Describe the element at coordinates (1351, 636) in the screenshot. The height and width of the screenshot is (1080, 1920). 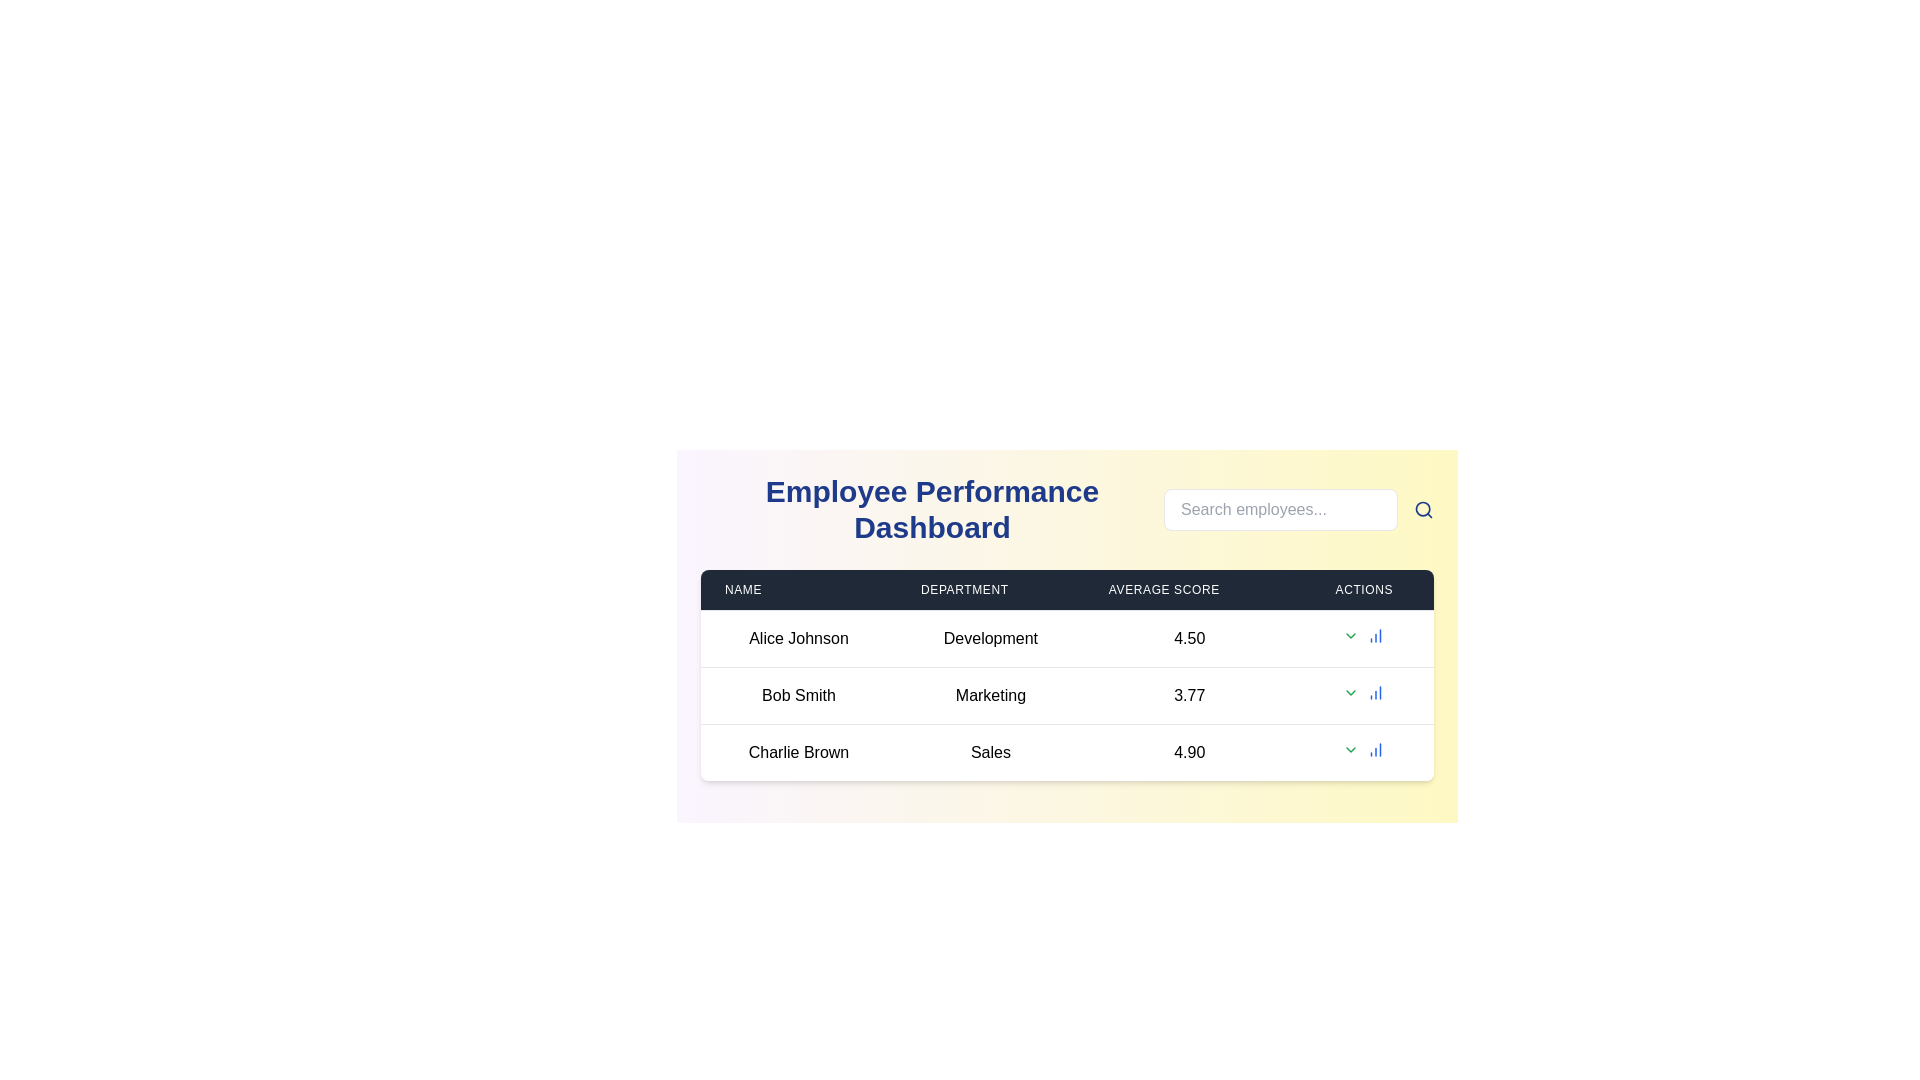
I see `the green downward-facing chevron triangle icon in the top-right section of the dashboard under the 'Actions' column` at that location.